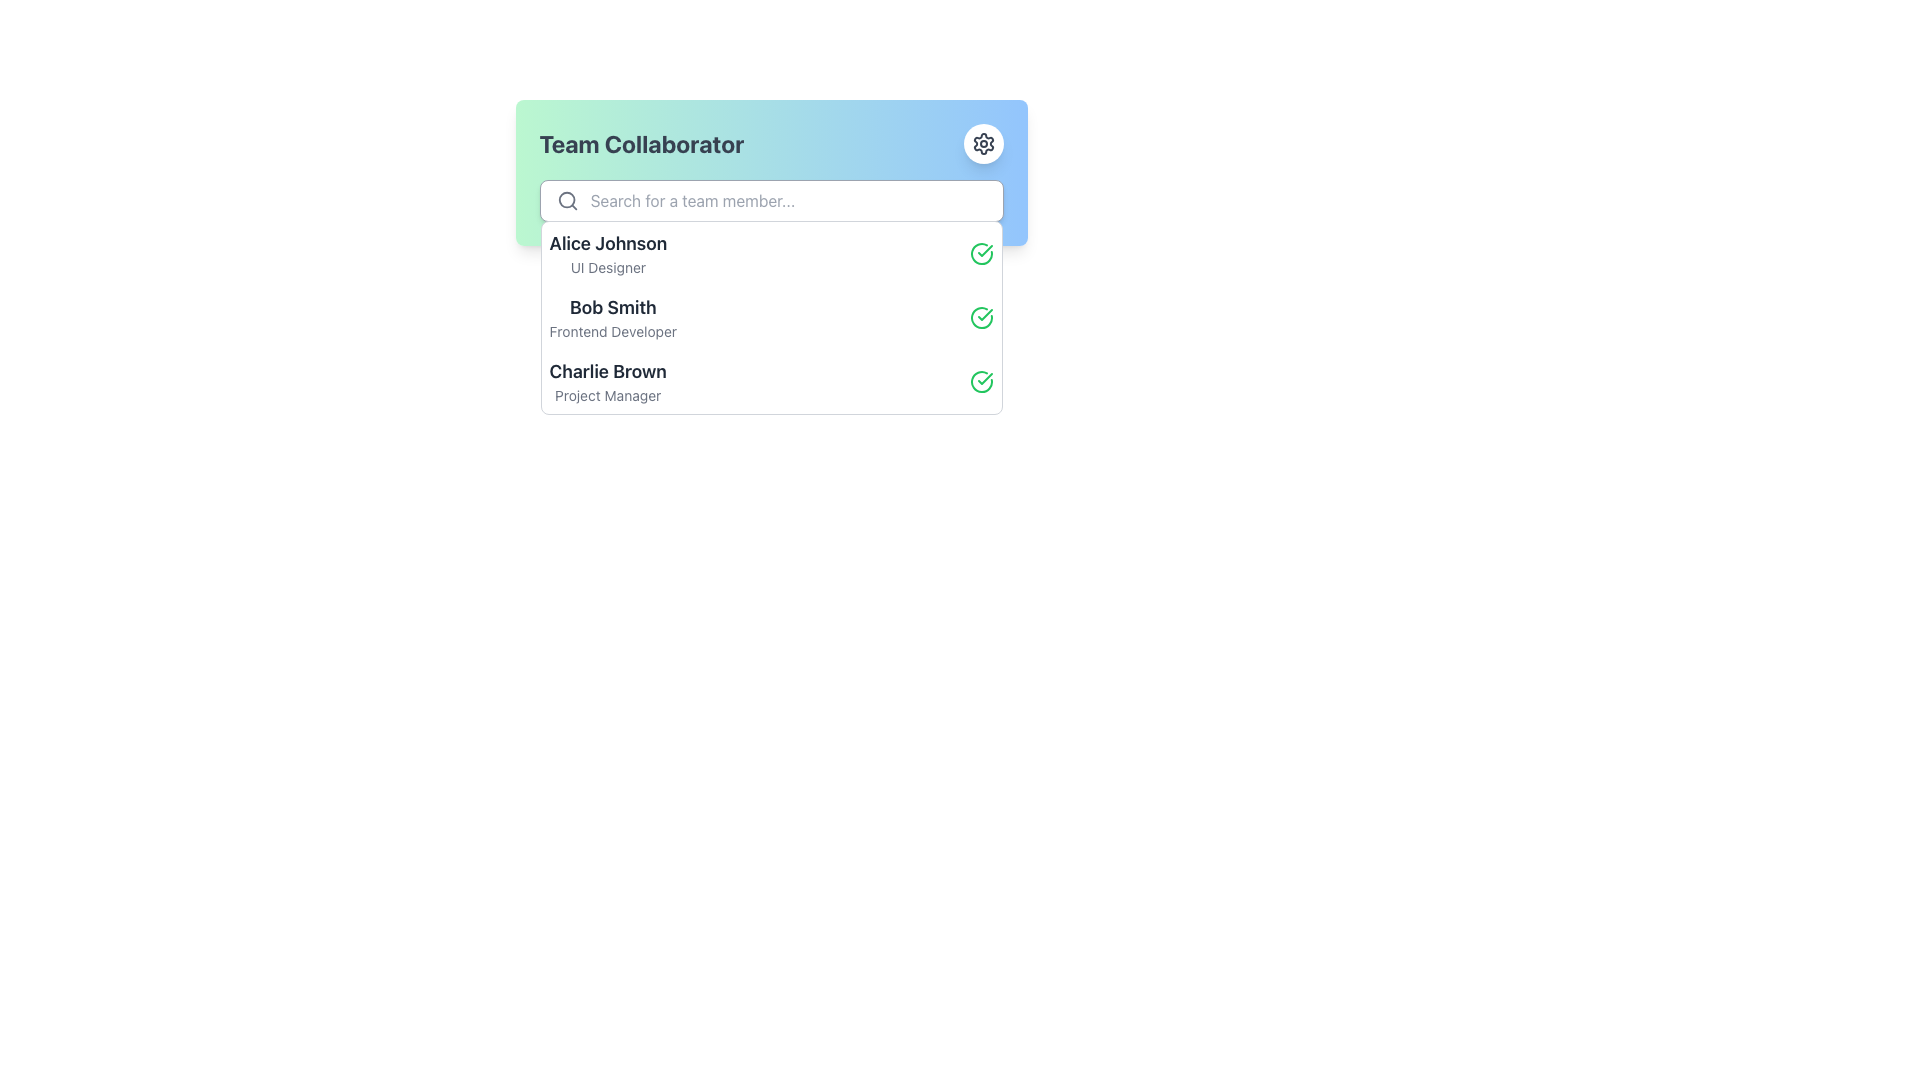 This screenshot has height=1080, width=1920. Describe the element at coordinates (607, 242) in the screenshot. I see `text label identifying the user 'Alice Johnson' in the team collaborators list, located at the top left corner of the user list, directly below the search bar` at that location.